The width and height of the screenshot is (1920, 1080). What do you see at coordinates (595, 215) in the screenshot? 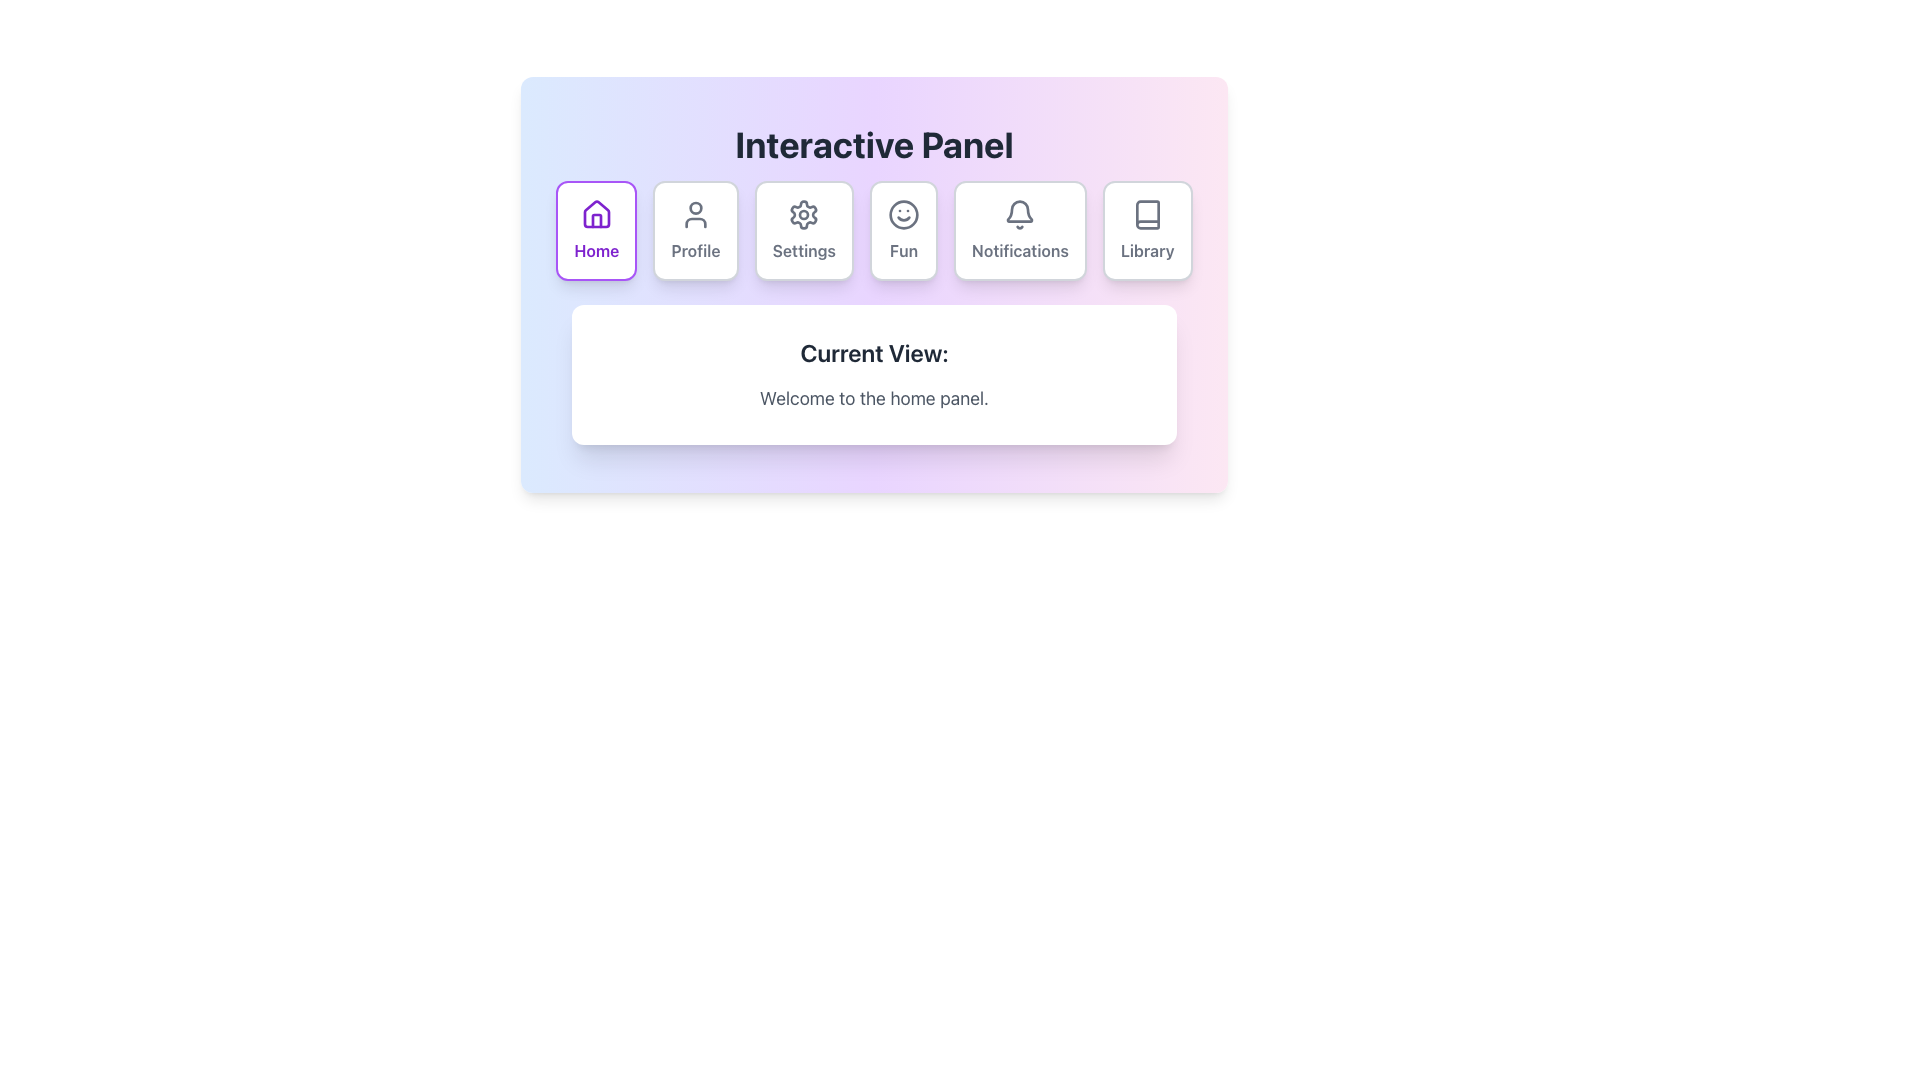
I see `the 'Home' icon located in the top-left corner of the interactive panel, which serves as a visual representation of the 'Home' function` at bounding box center [595, 215].